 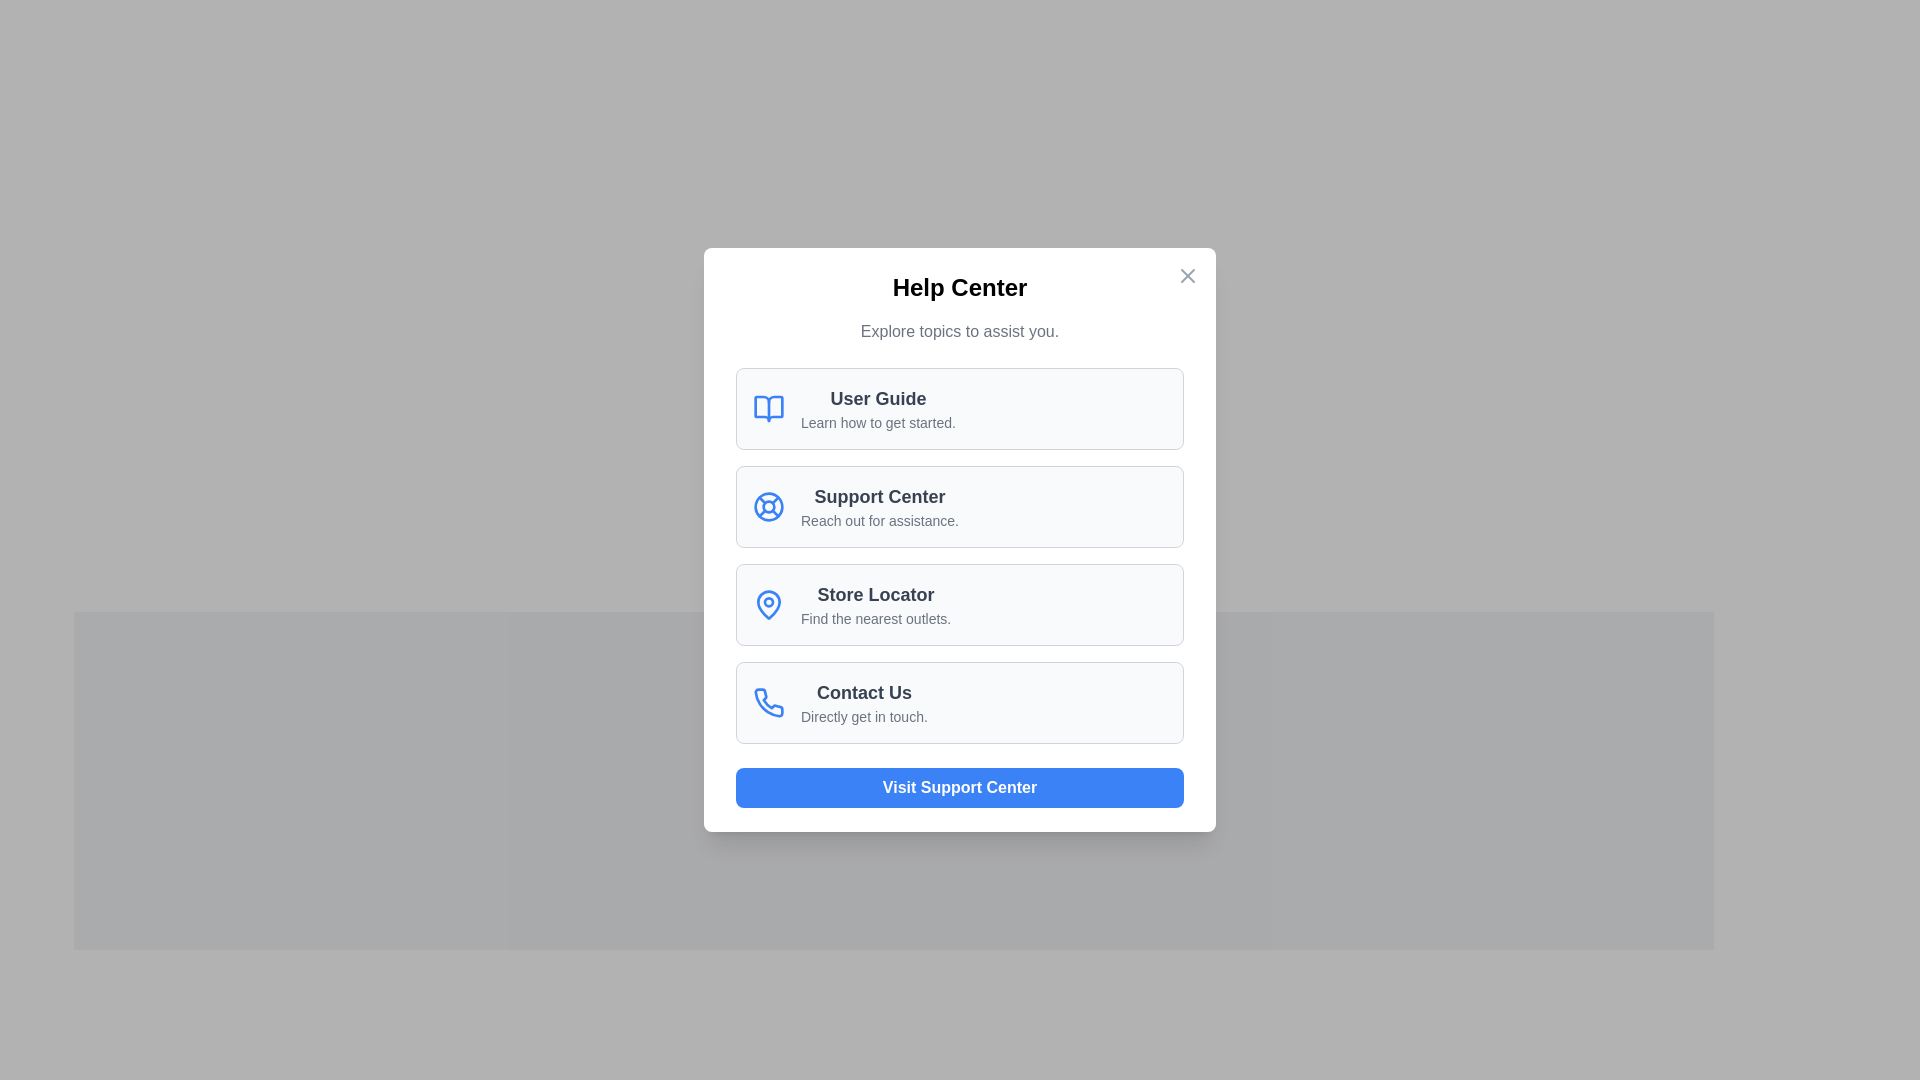 What do you see at coordinates (1188, 276) in the screenshot?
I see `the Close Button located in the top-right corner of the Help Center dialog to change its color` at bounding box center [1188, 276].